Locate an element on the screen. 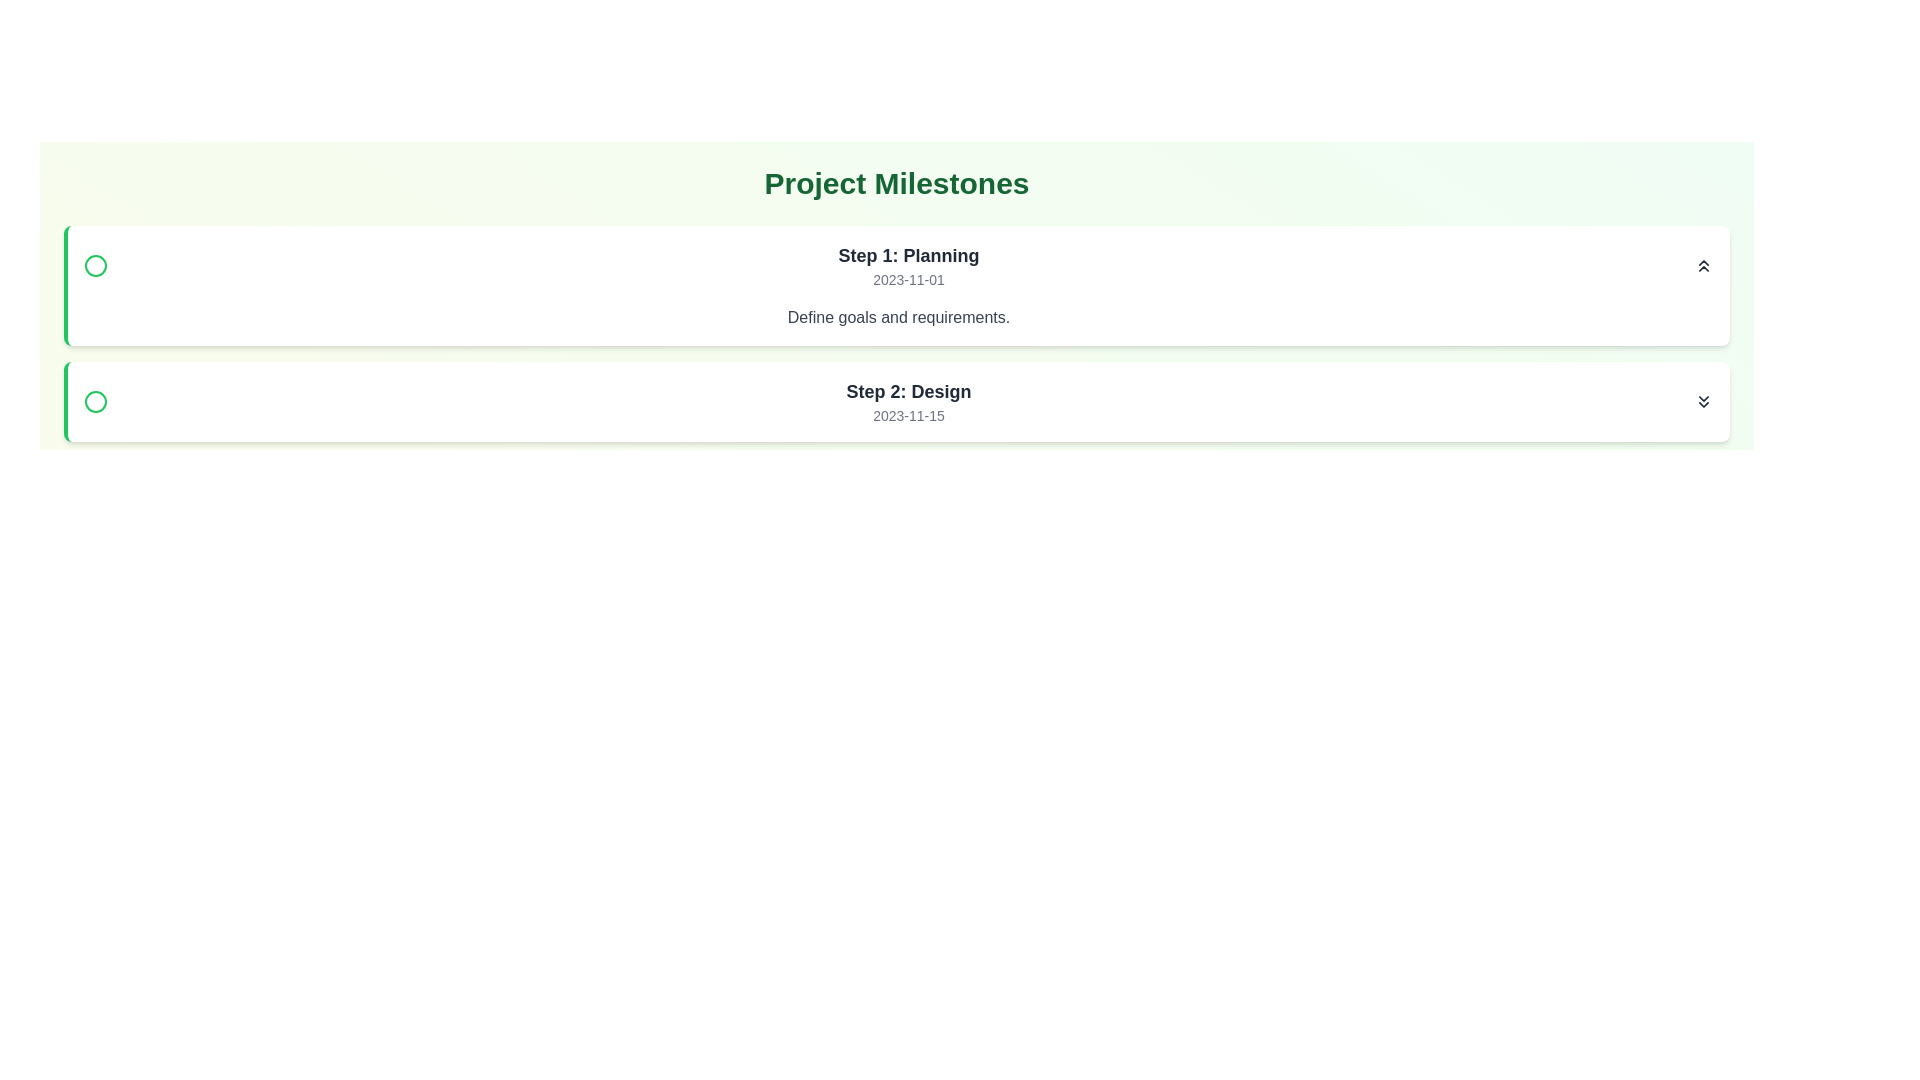 Image resolution: width=1920 pixels, height=1080 pixels. the icon is located at coordinates (1703, 401).